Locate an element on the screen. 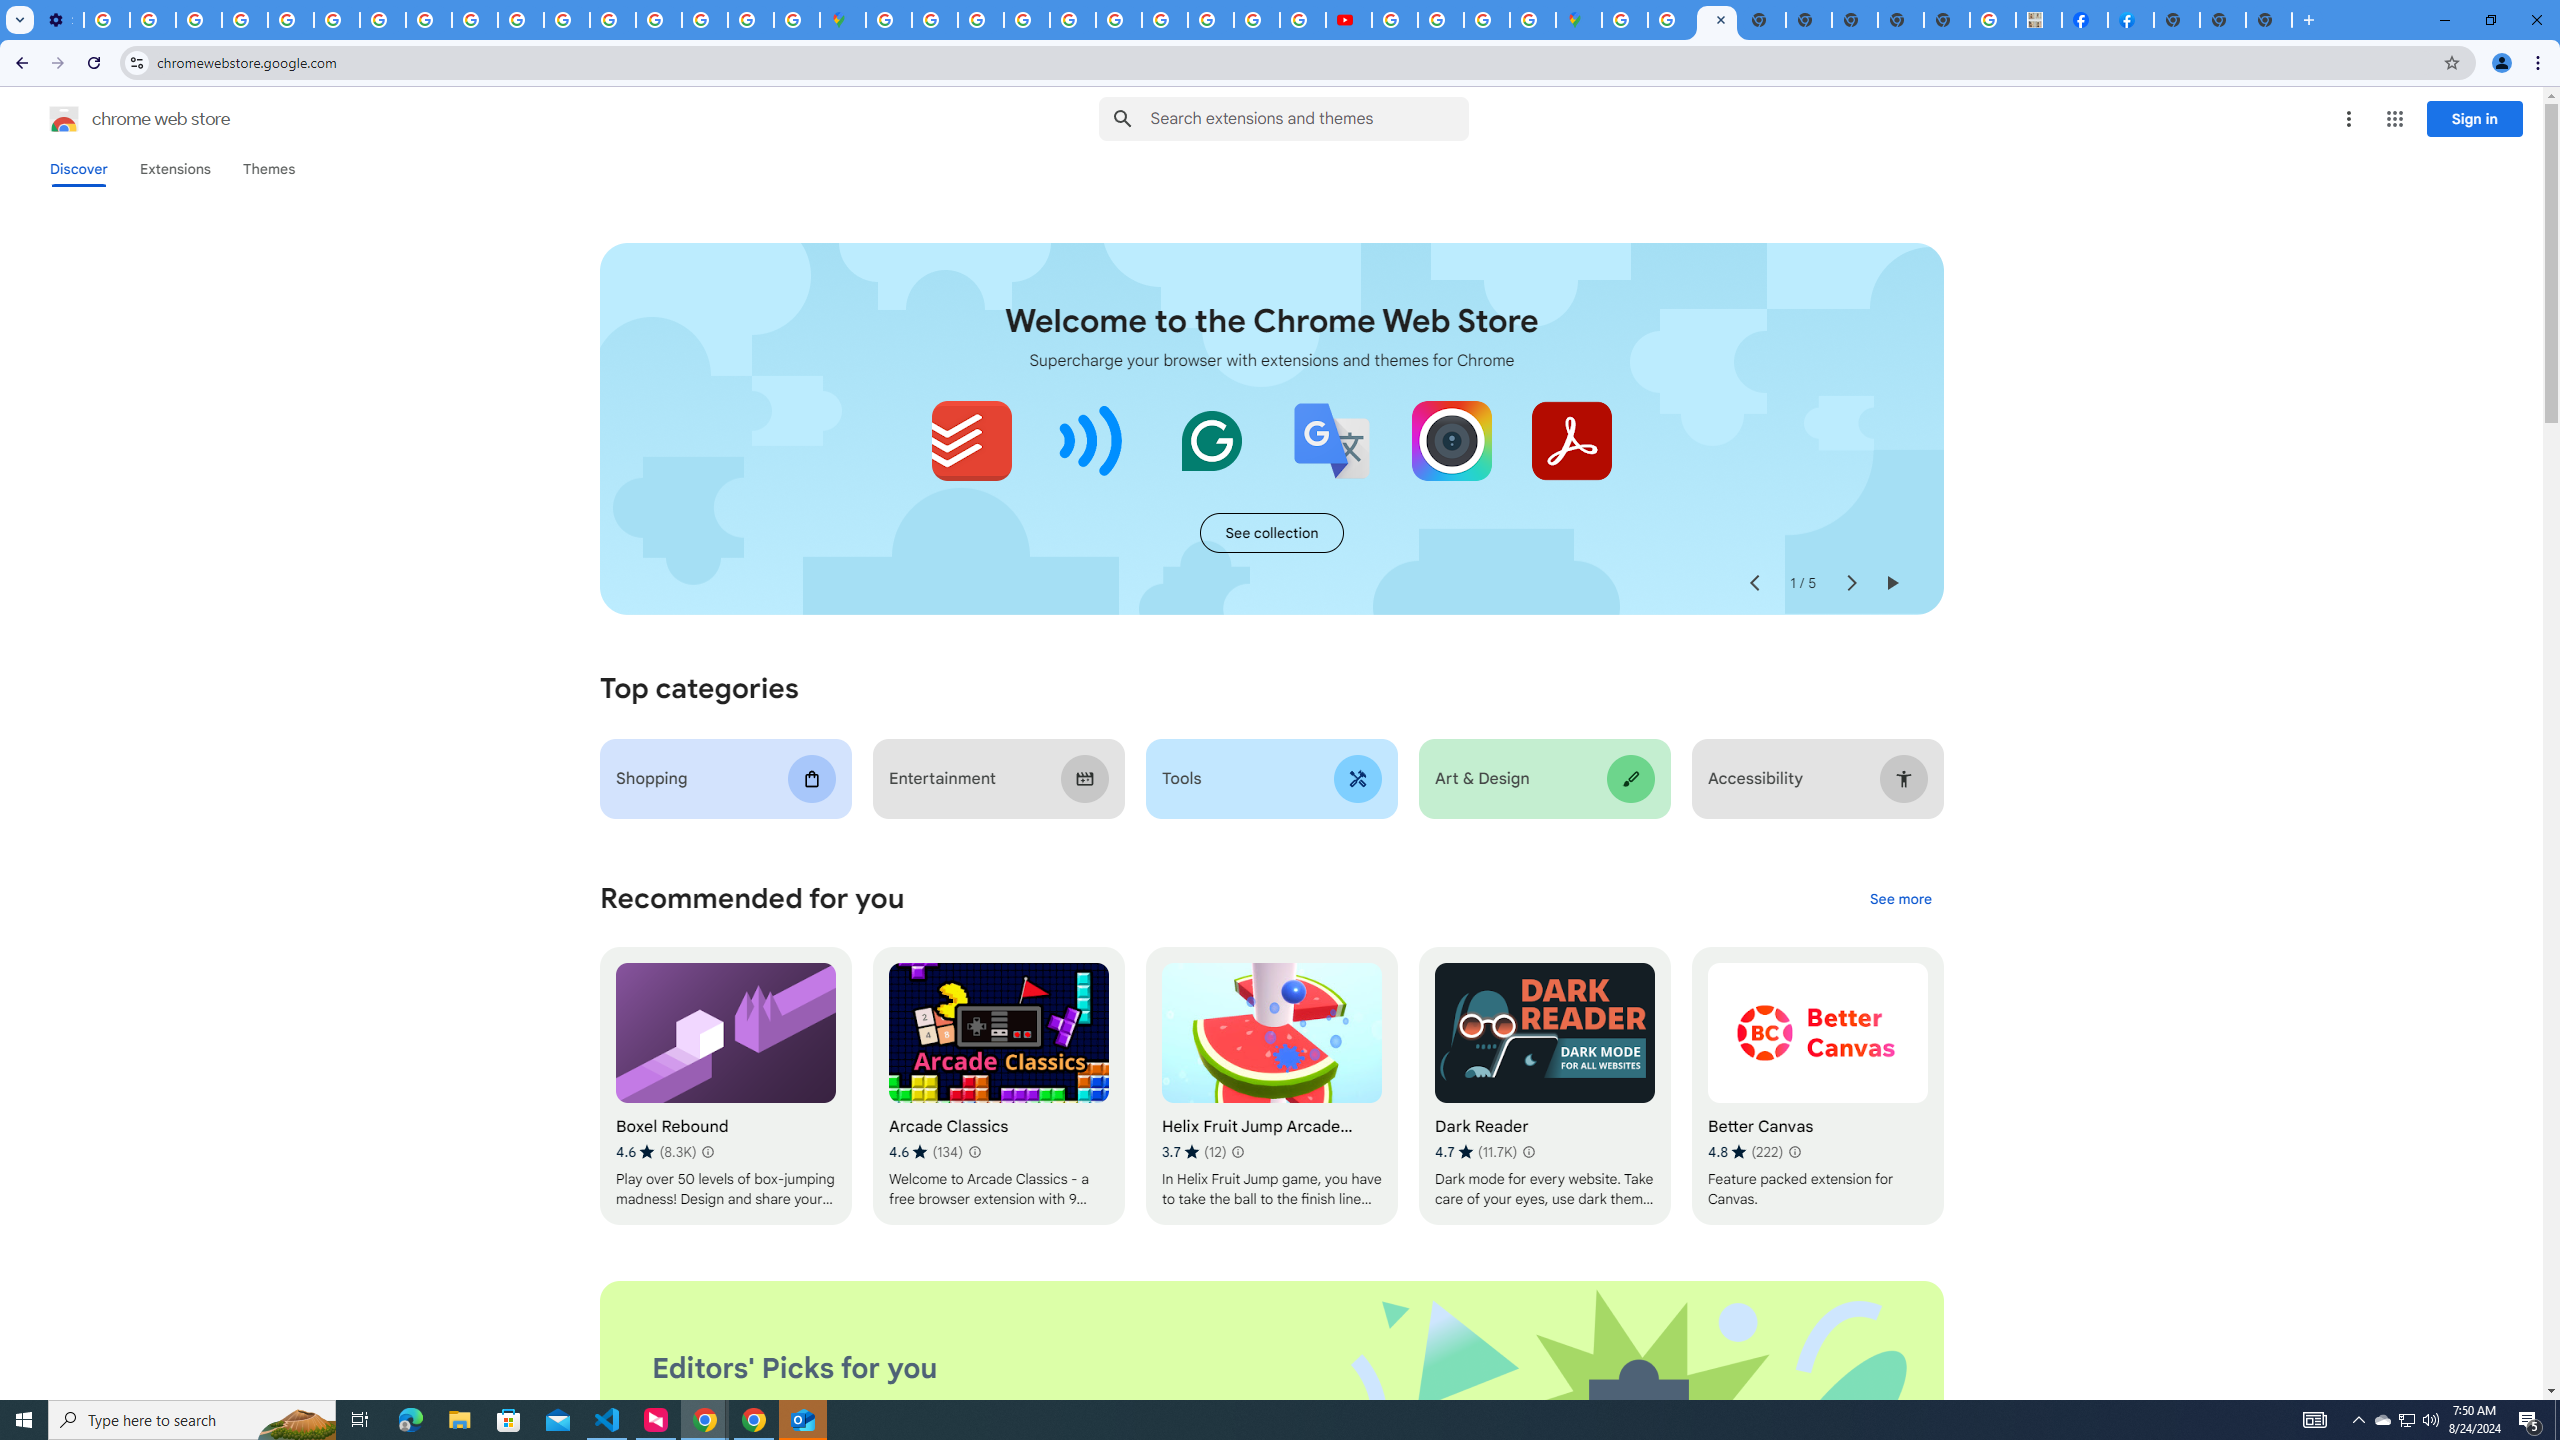 The width and height of the screenshot is (2560, 1440). 'More options menu' is located at coordinates (2348, 118).